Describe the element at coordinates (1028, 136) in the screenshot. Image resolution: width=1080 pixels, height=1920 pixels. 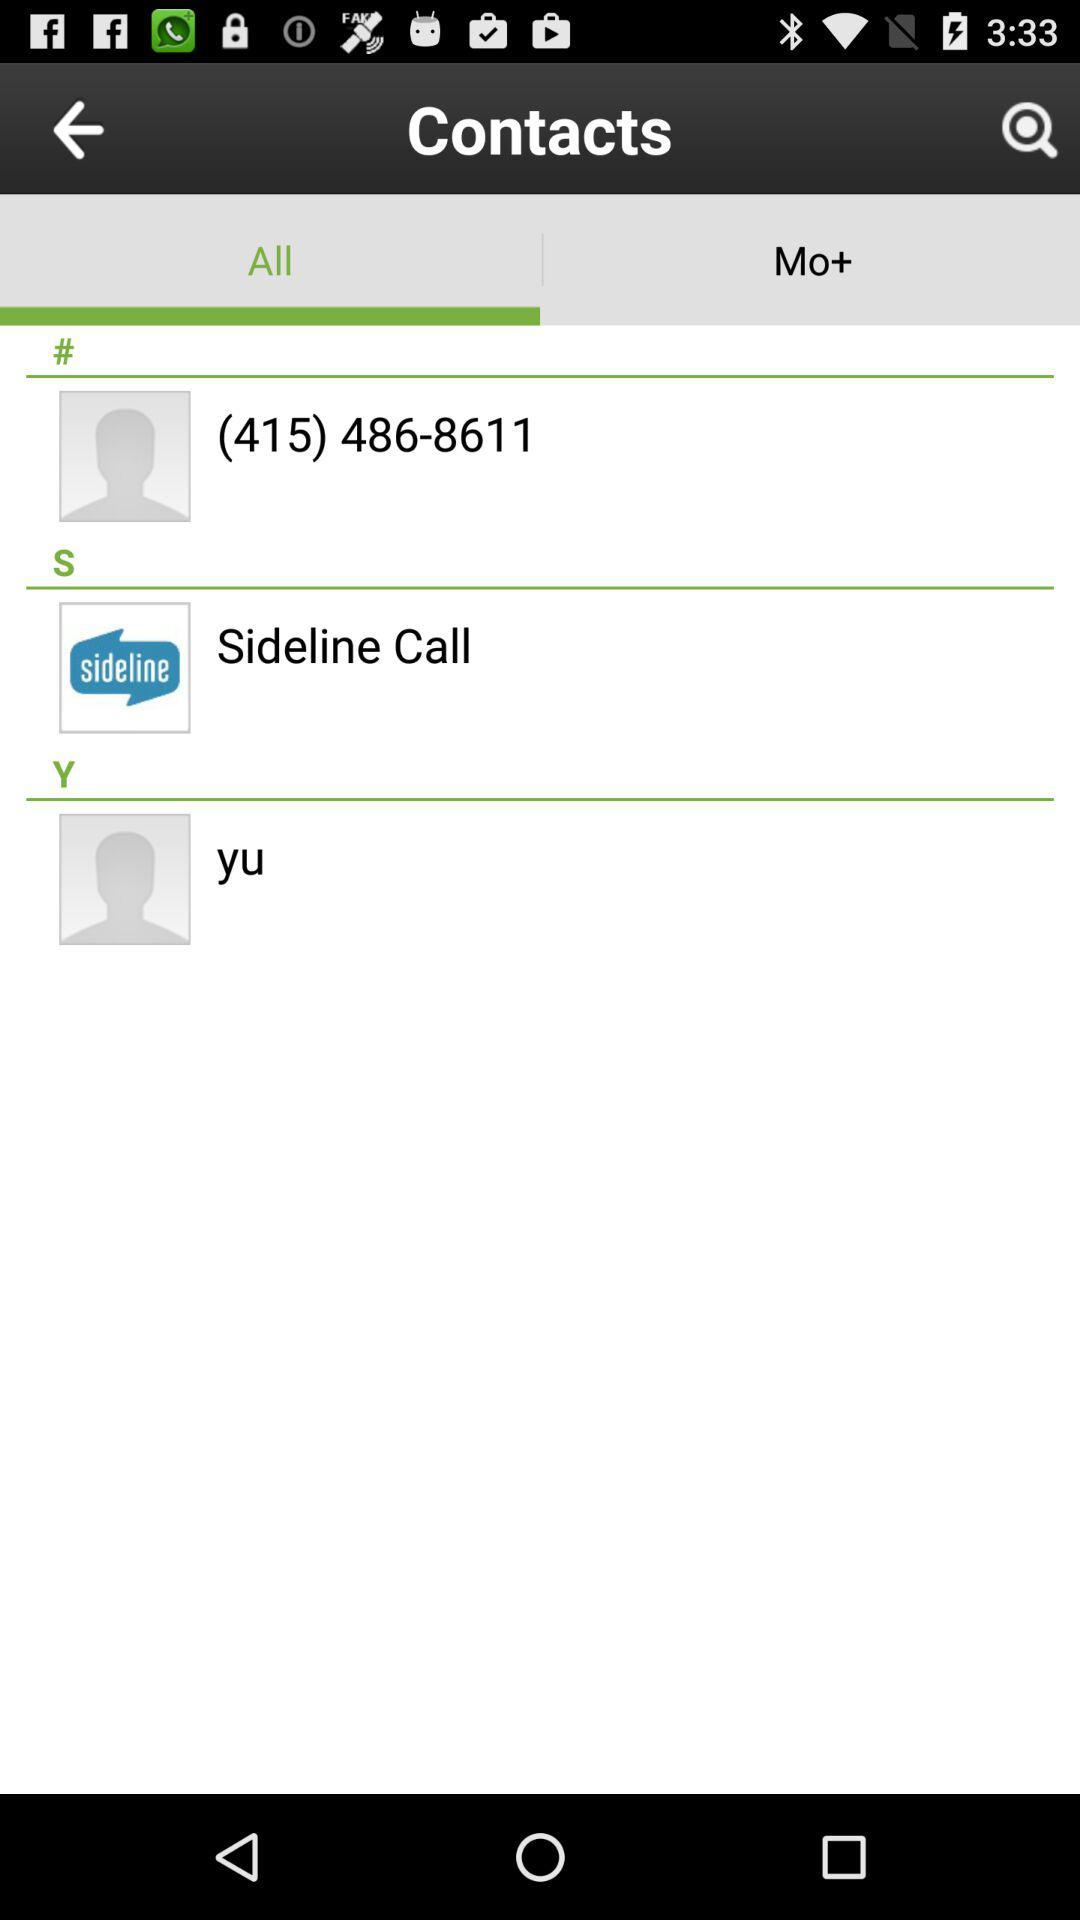
I see `the search icon` at that location.